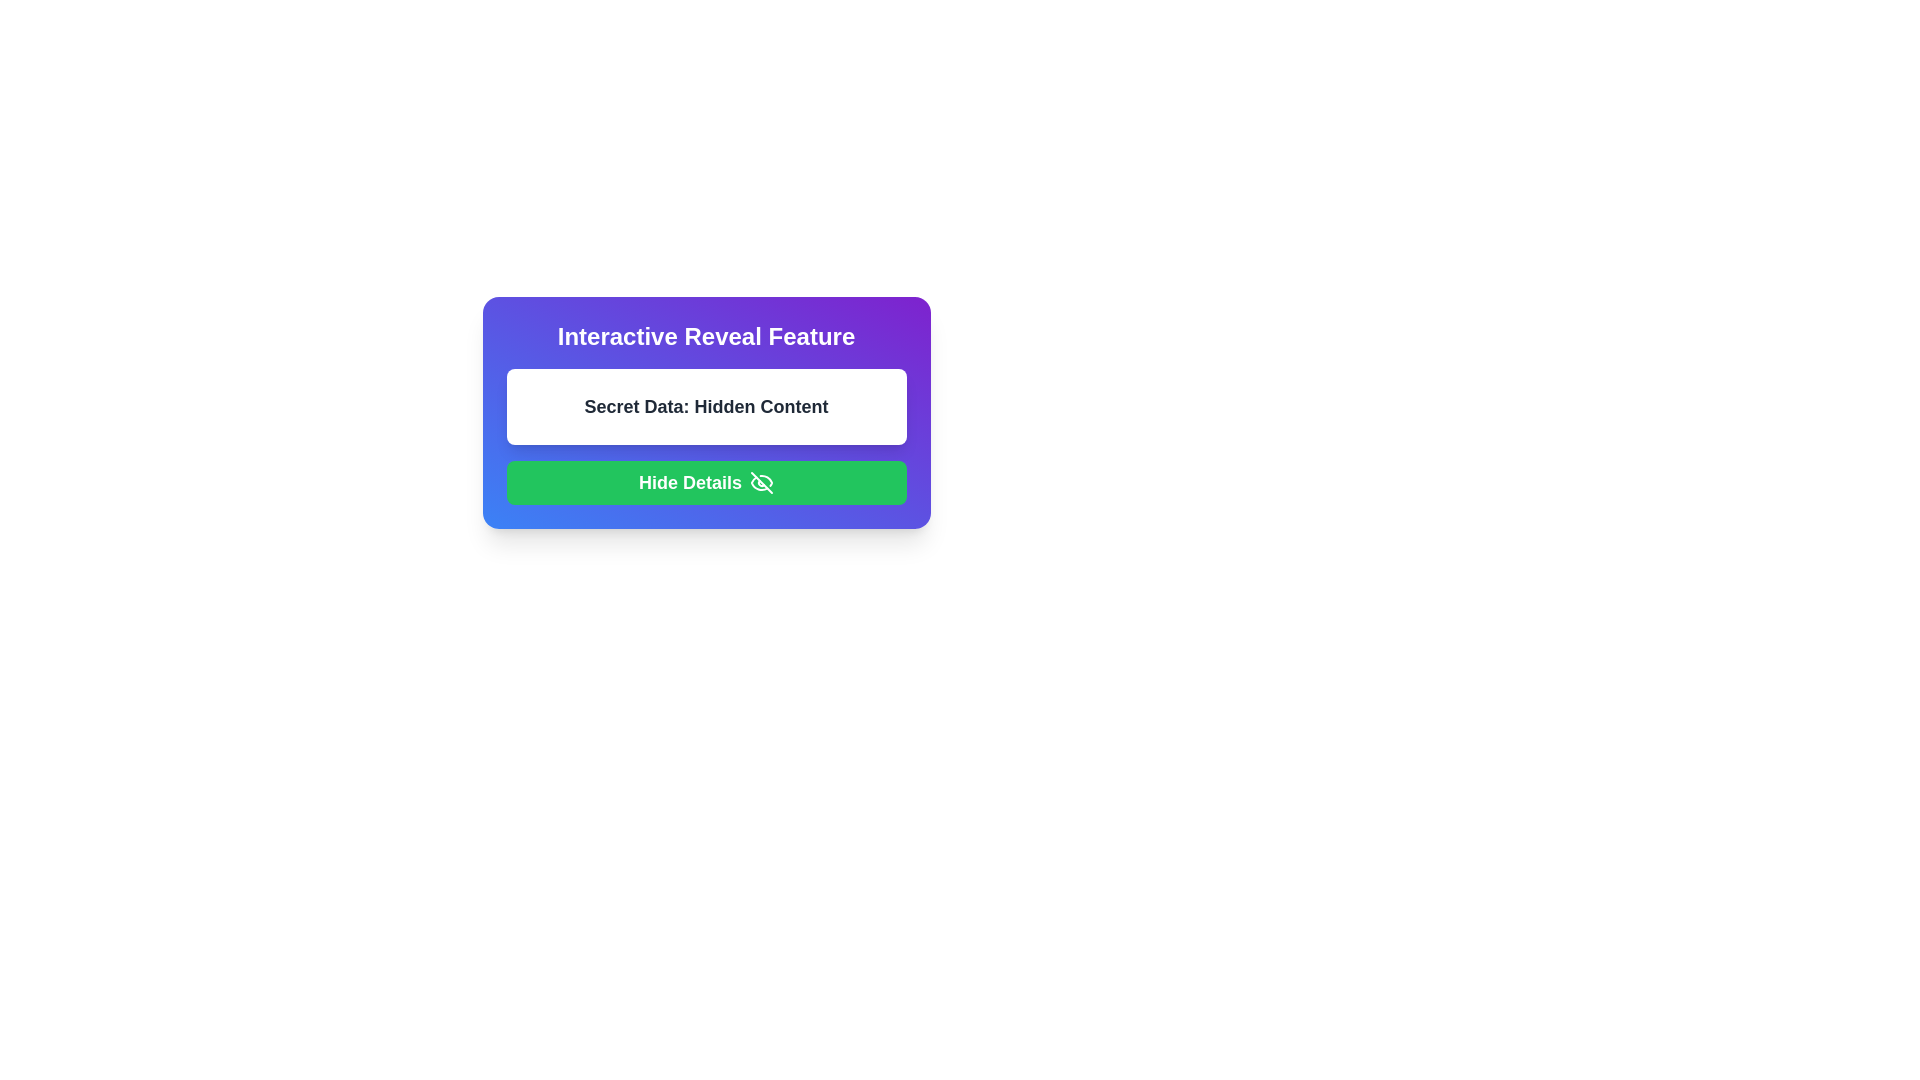  What do you see at coordinates (706, 335) in the screenshot?
I see `bold, large text element labeled 'Interactive Reveal Feature' which is prominently displayed at the top of the page, above the 'Secret Data: Hidden Content' section` at bounding box center [706, 335].